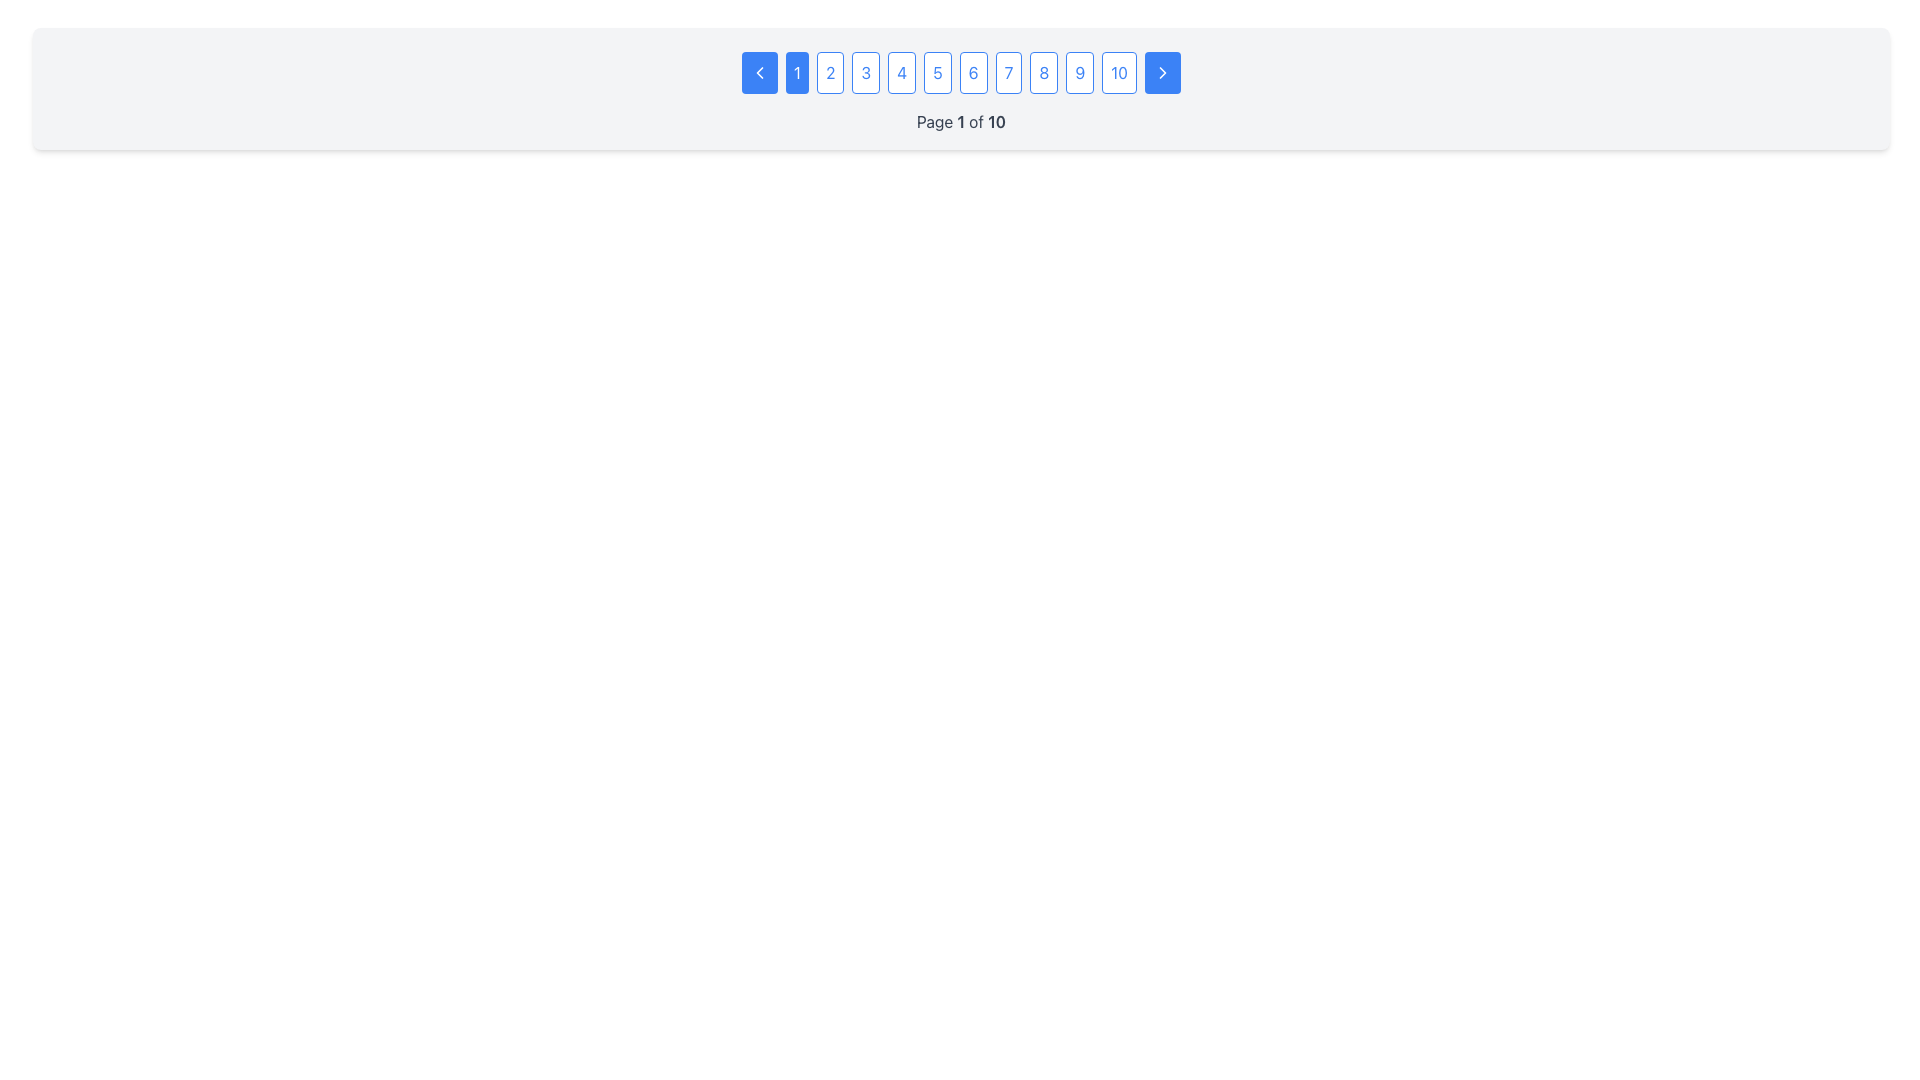 The width and height of the screenshot is (1920, 1080). What do you see at coordinates (1118, 72) in the screenshot?
I see `the button labeled '10', which is a rounded rectangle with a white background and blue border` at bounding box center [1118, 72].